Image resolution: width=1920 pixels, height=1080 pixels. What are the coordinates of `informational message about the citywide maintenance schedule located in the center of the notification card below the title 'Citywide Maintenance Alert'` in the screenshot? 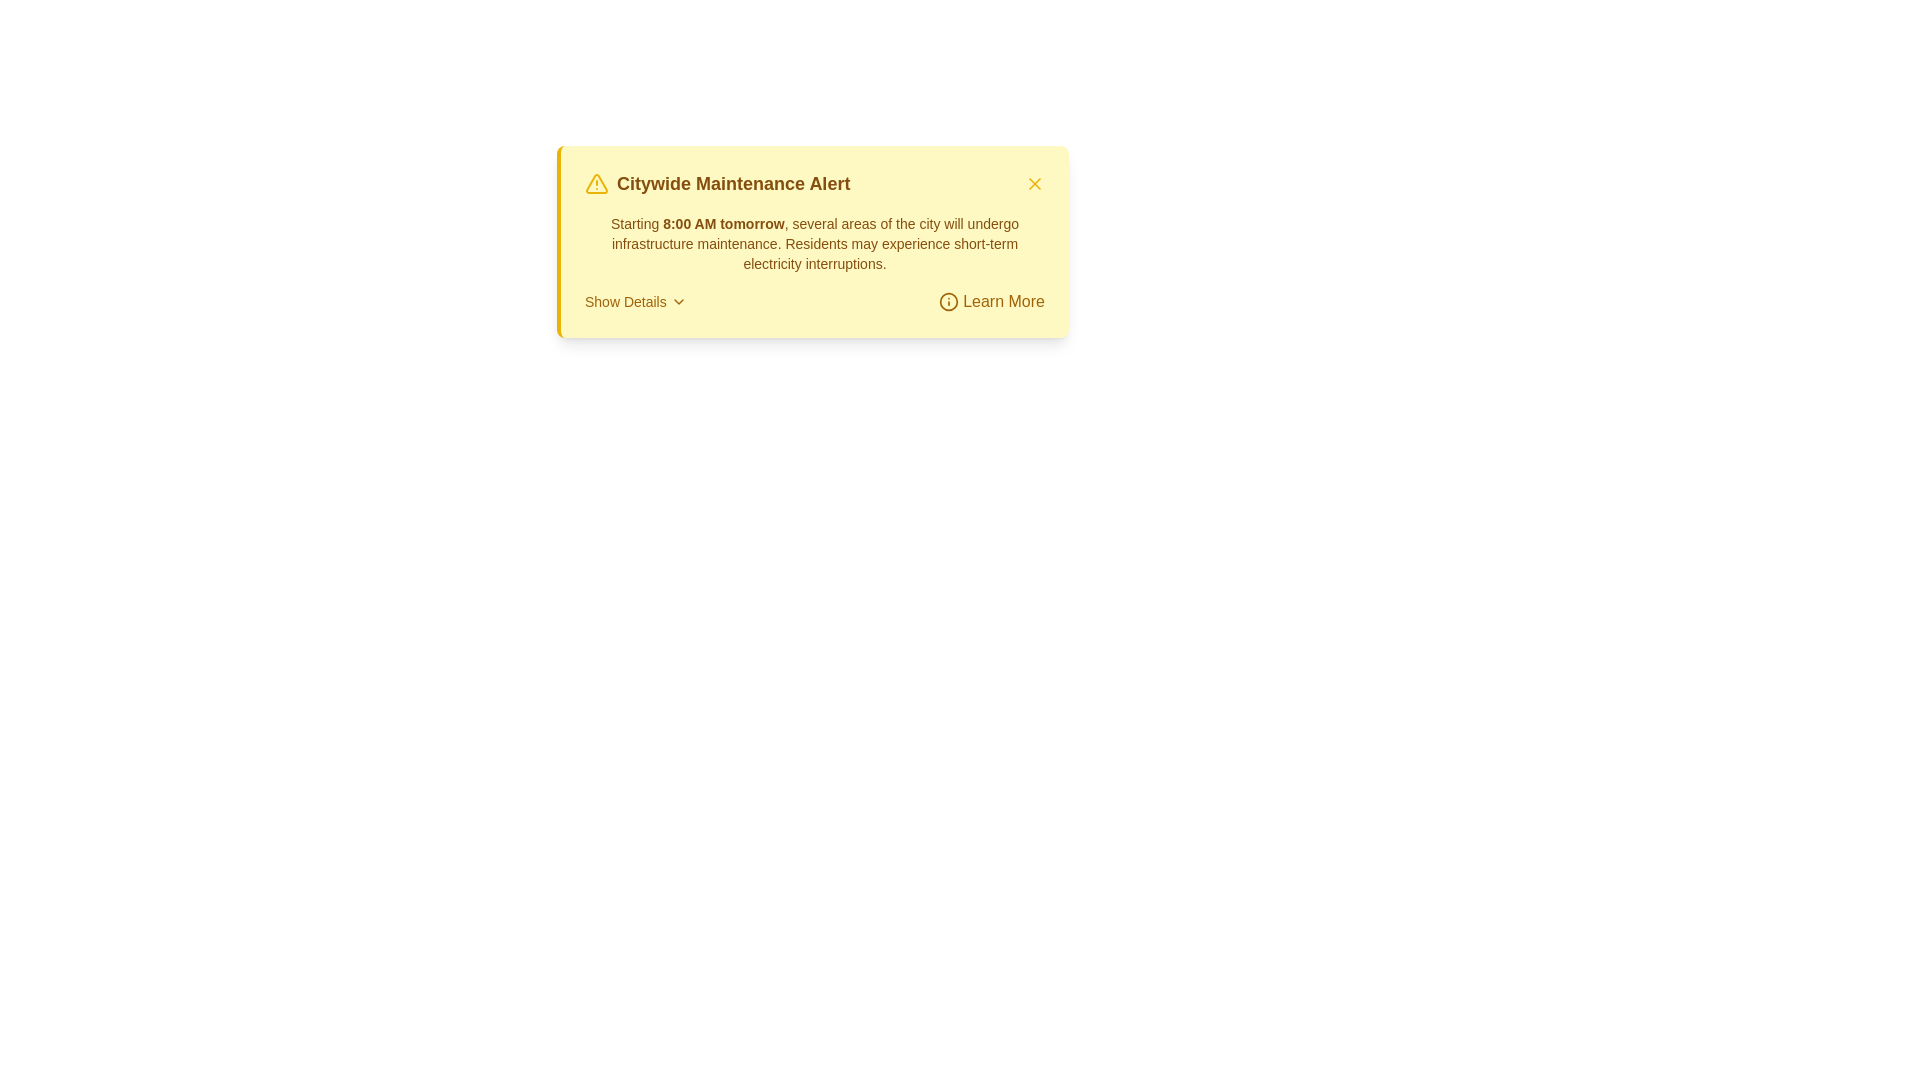 It's located at (815, 242).